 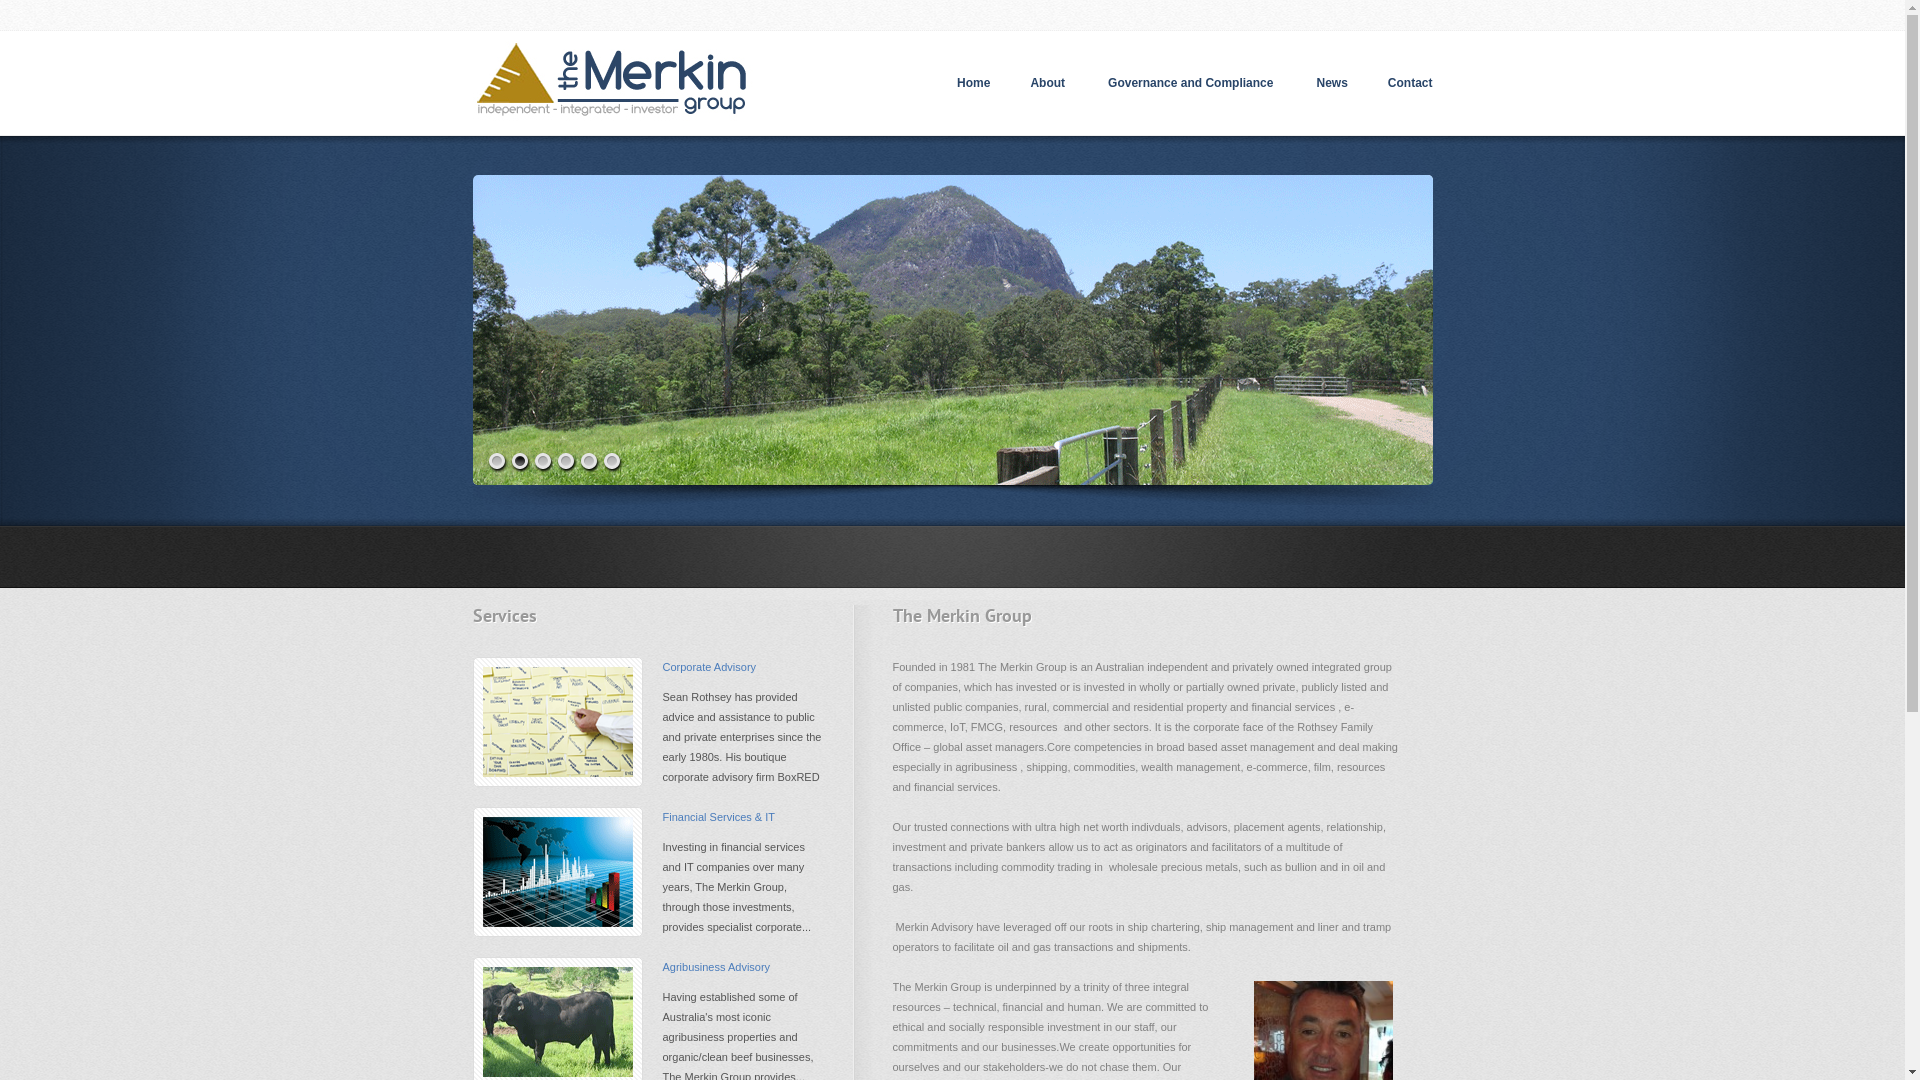 I want to click on '5', so click(x=589, y=463).